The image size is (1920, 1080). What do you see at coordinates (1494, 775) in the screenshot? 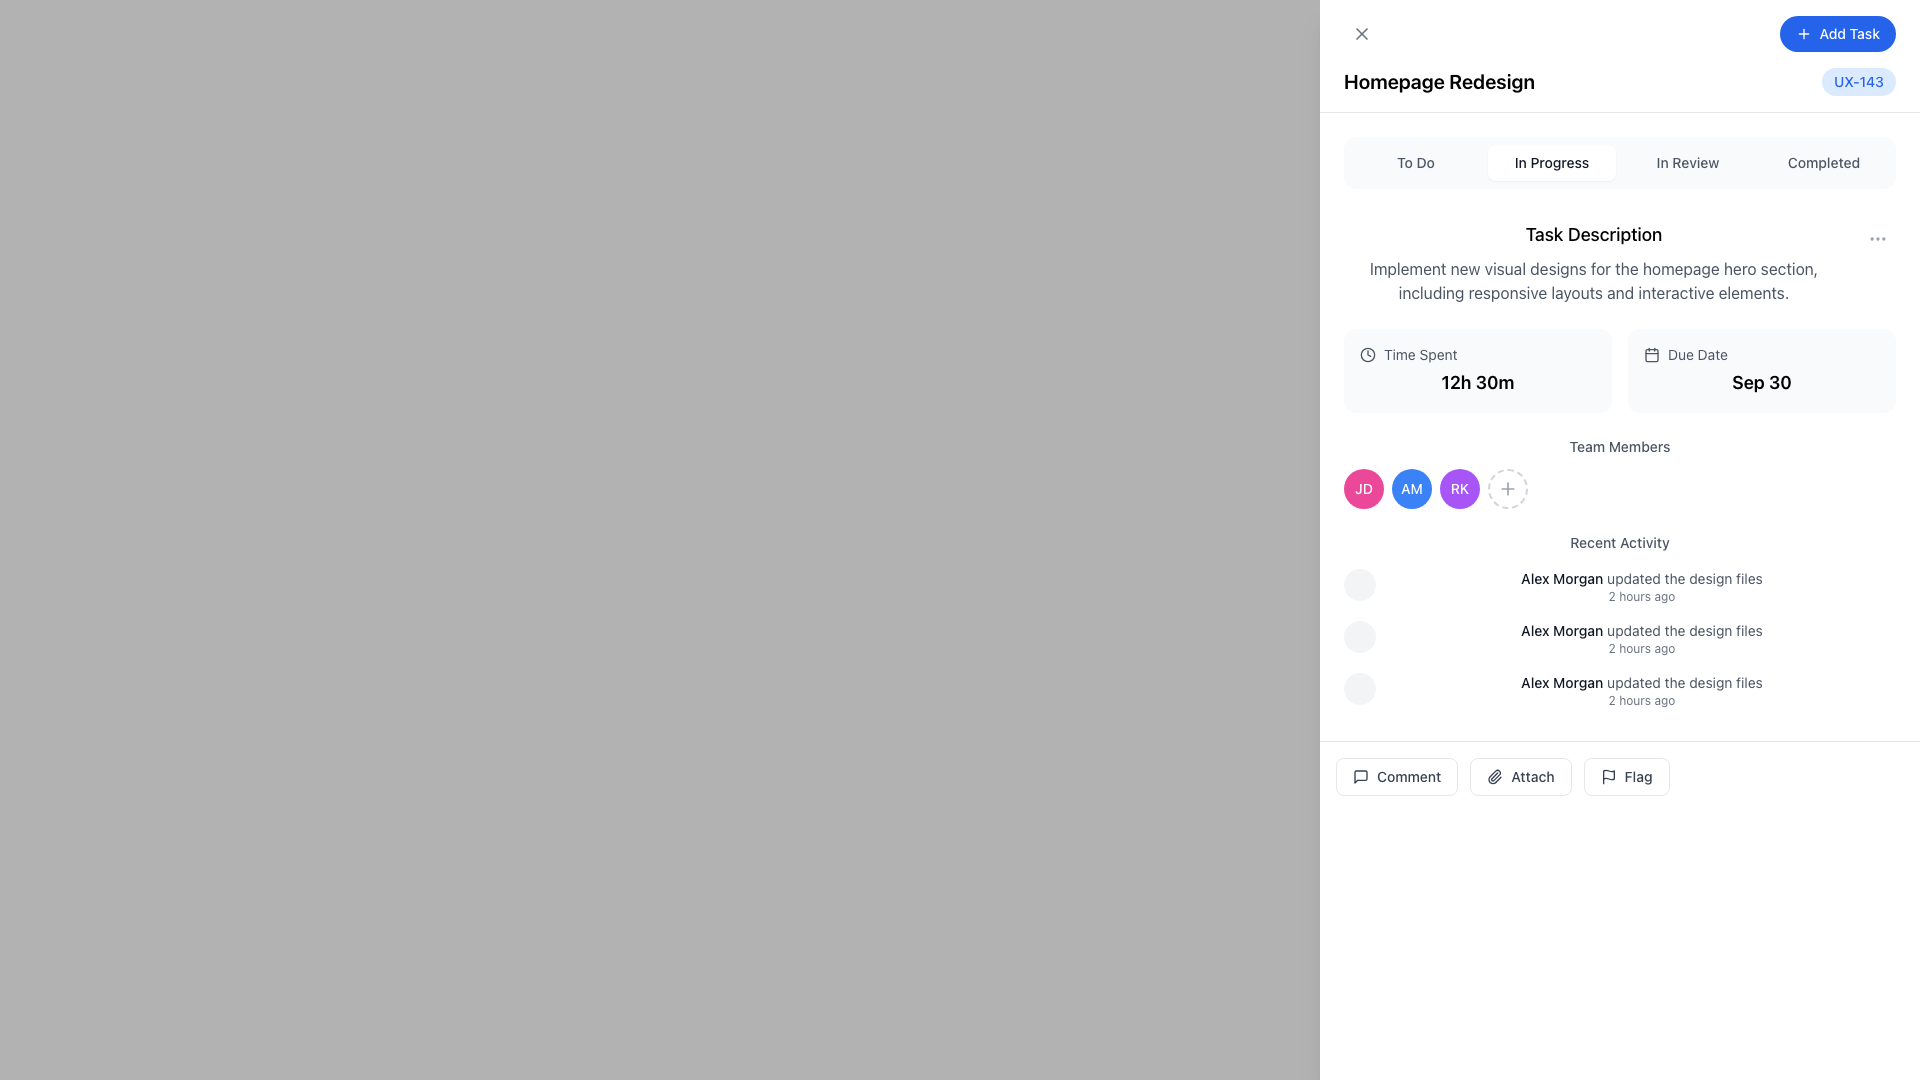
I see `the paperclip icon within the 'Attach' button` at bounding box center [1494, 775].